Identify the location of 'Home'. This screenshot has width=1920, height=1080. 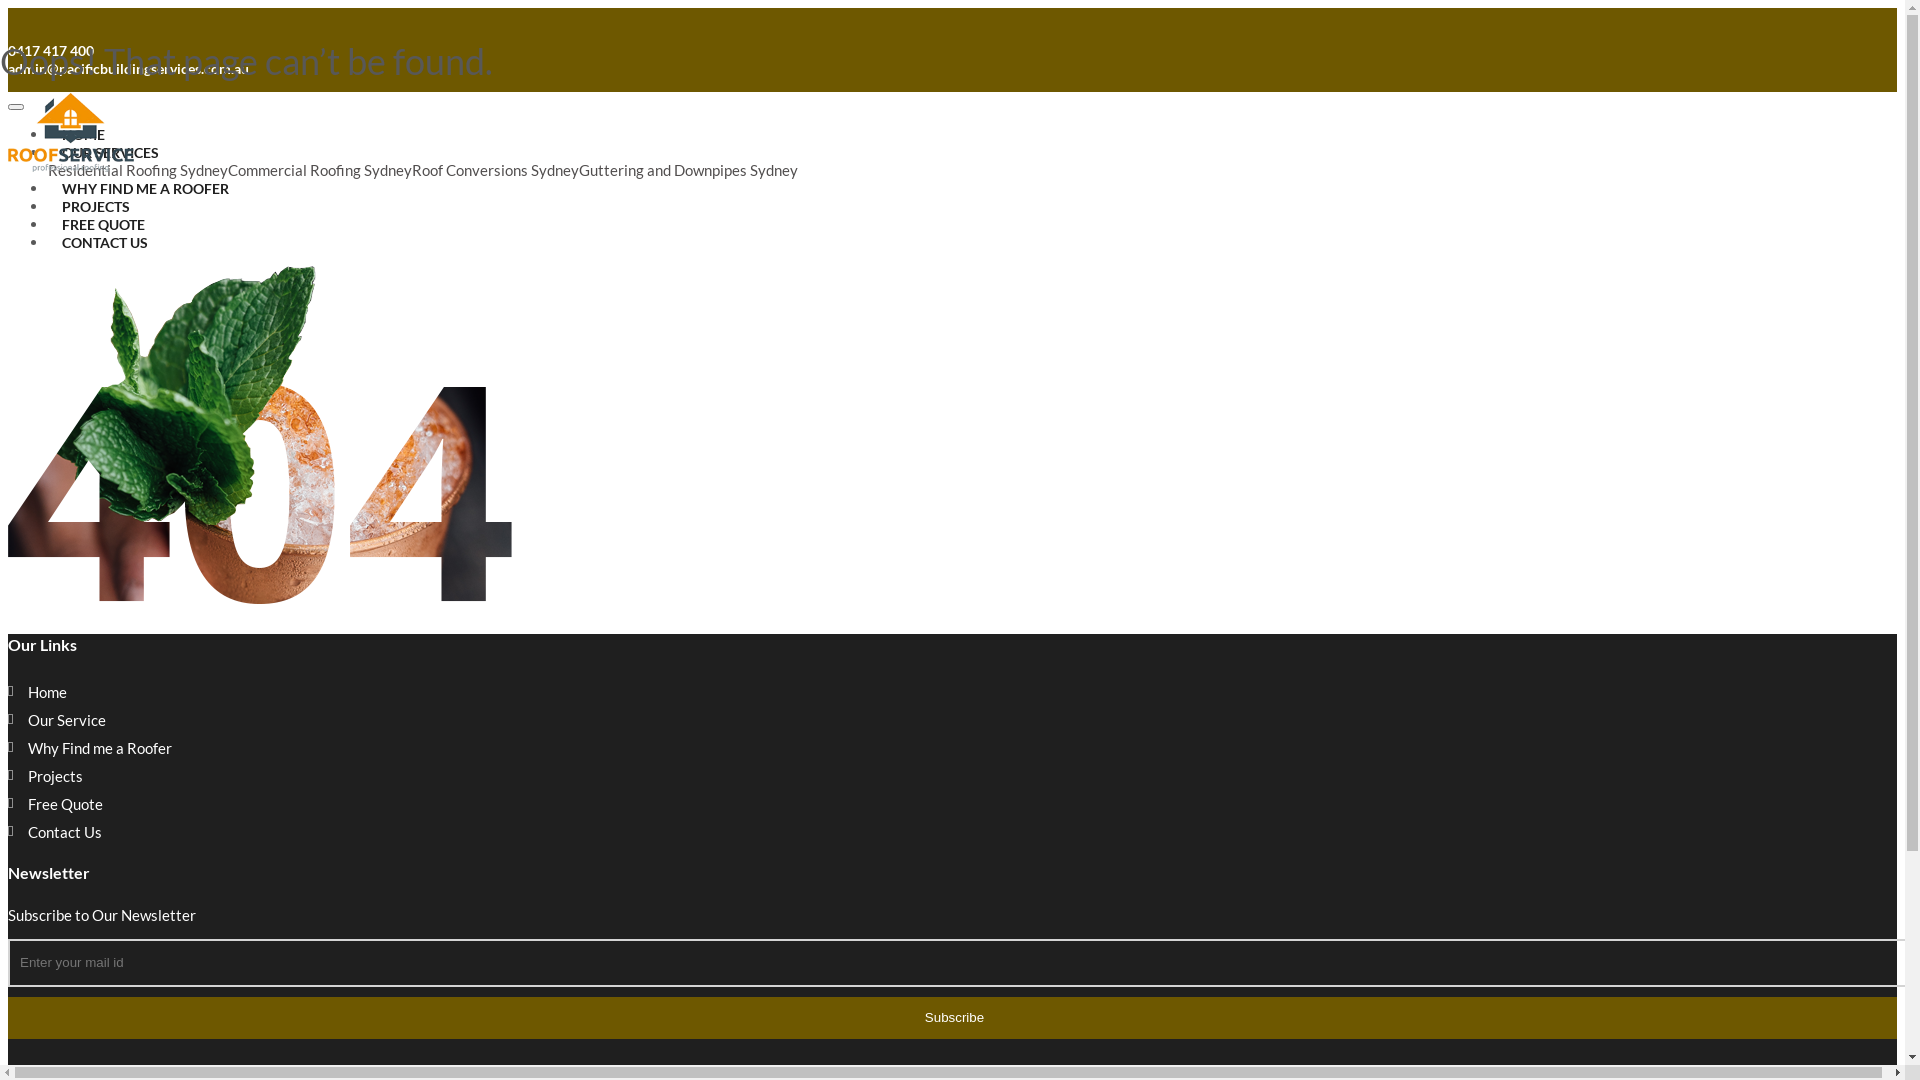
(47, 690).